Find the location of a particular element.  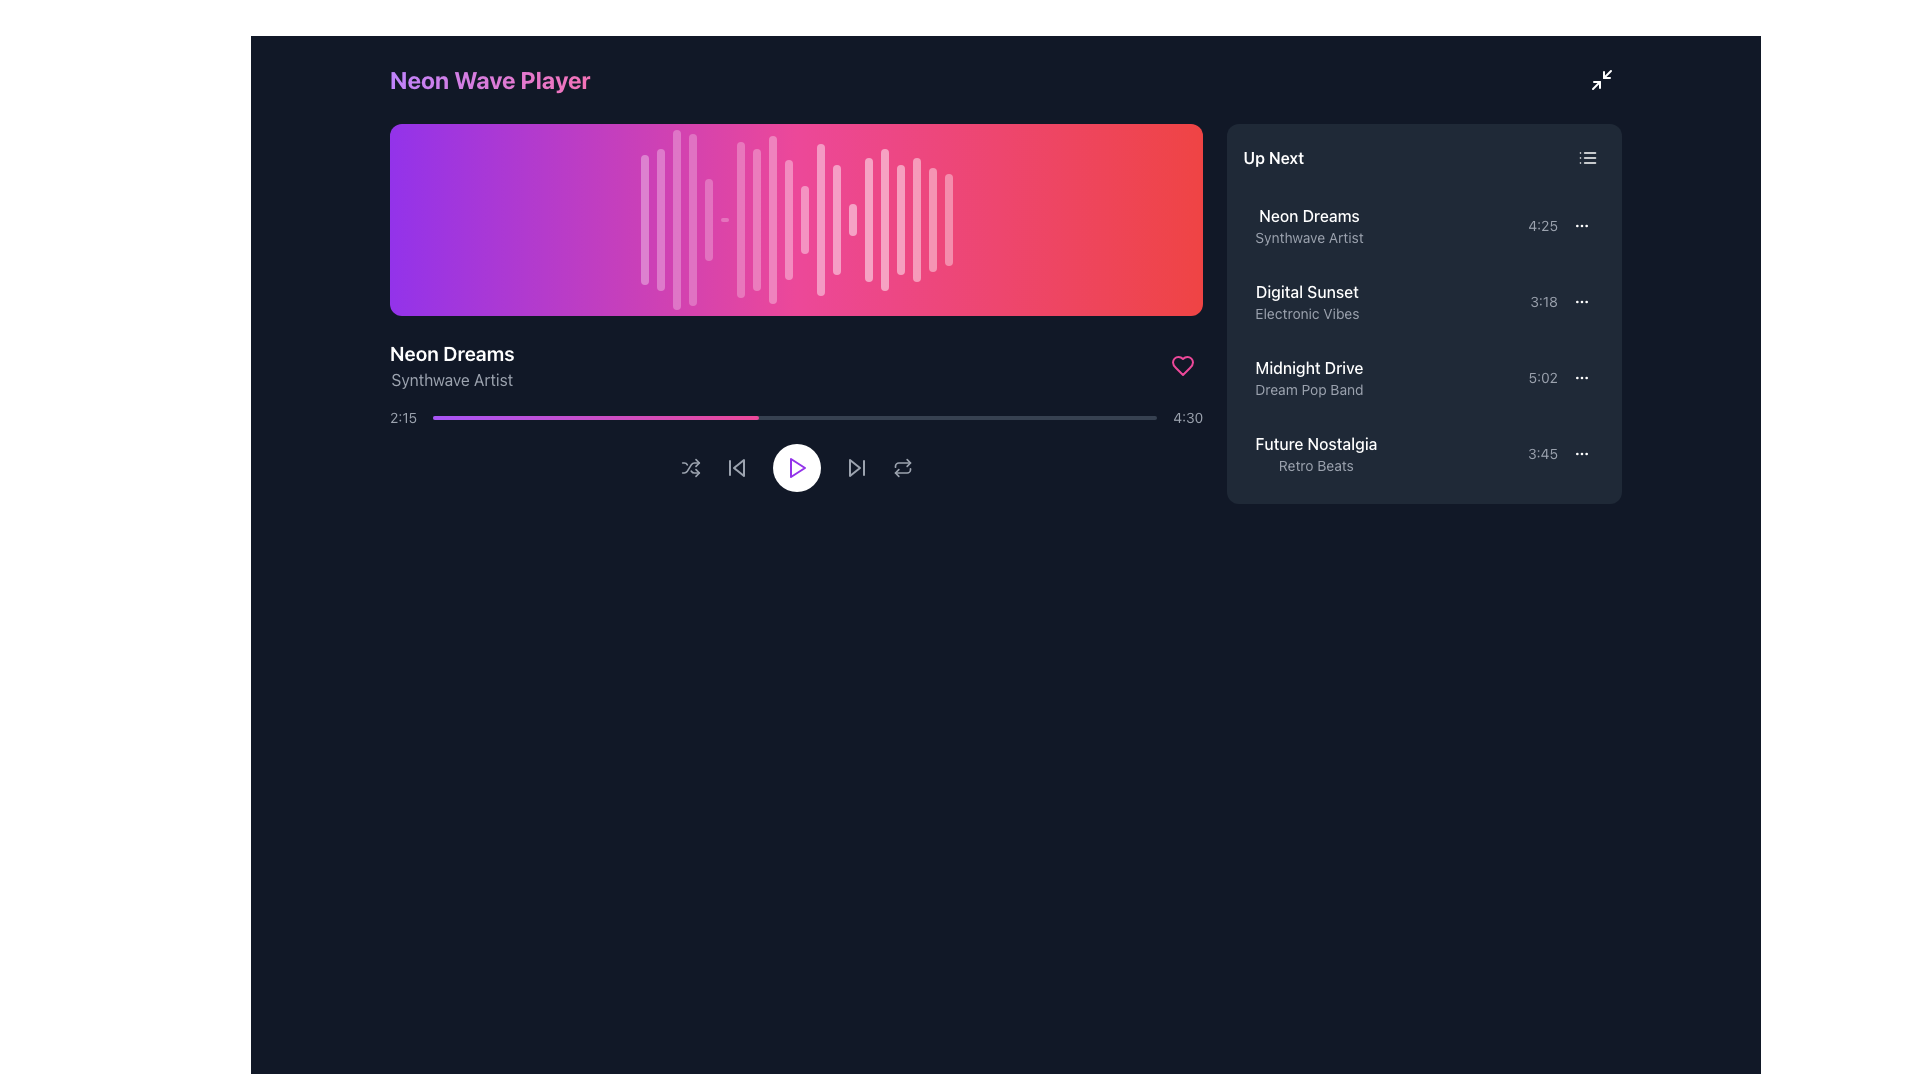

the nineteenth visual waveform bar, which is part of a dynamic audio playback visualizer located in the app's header section is located at coordinates (931, 219).